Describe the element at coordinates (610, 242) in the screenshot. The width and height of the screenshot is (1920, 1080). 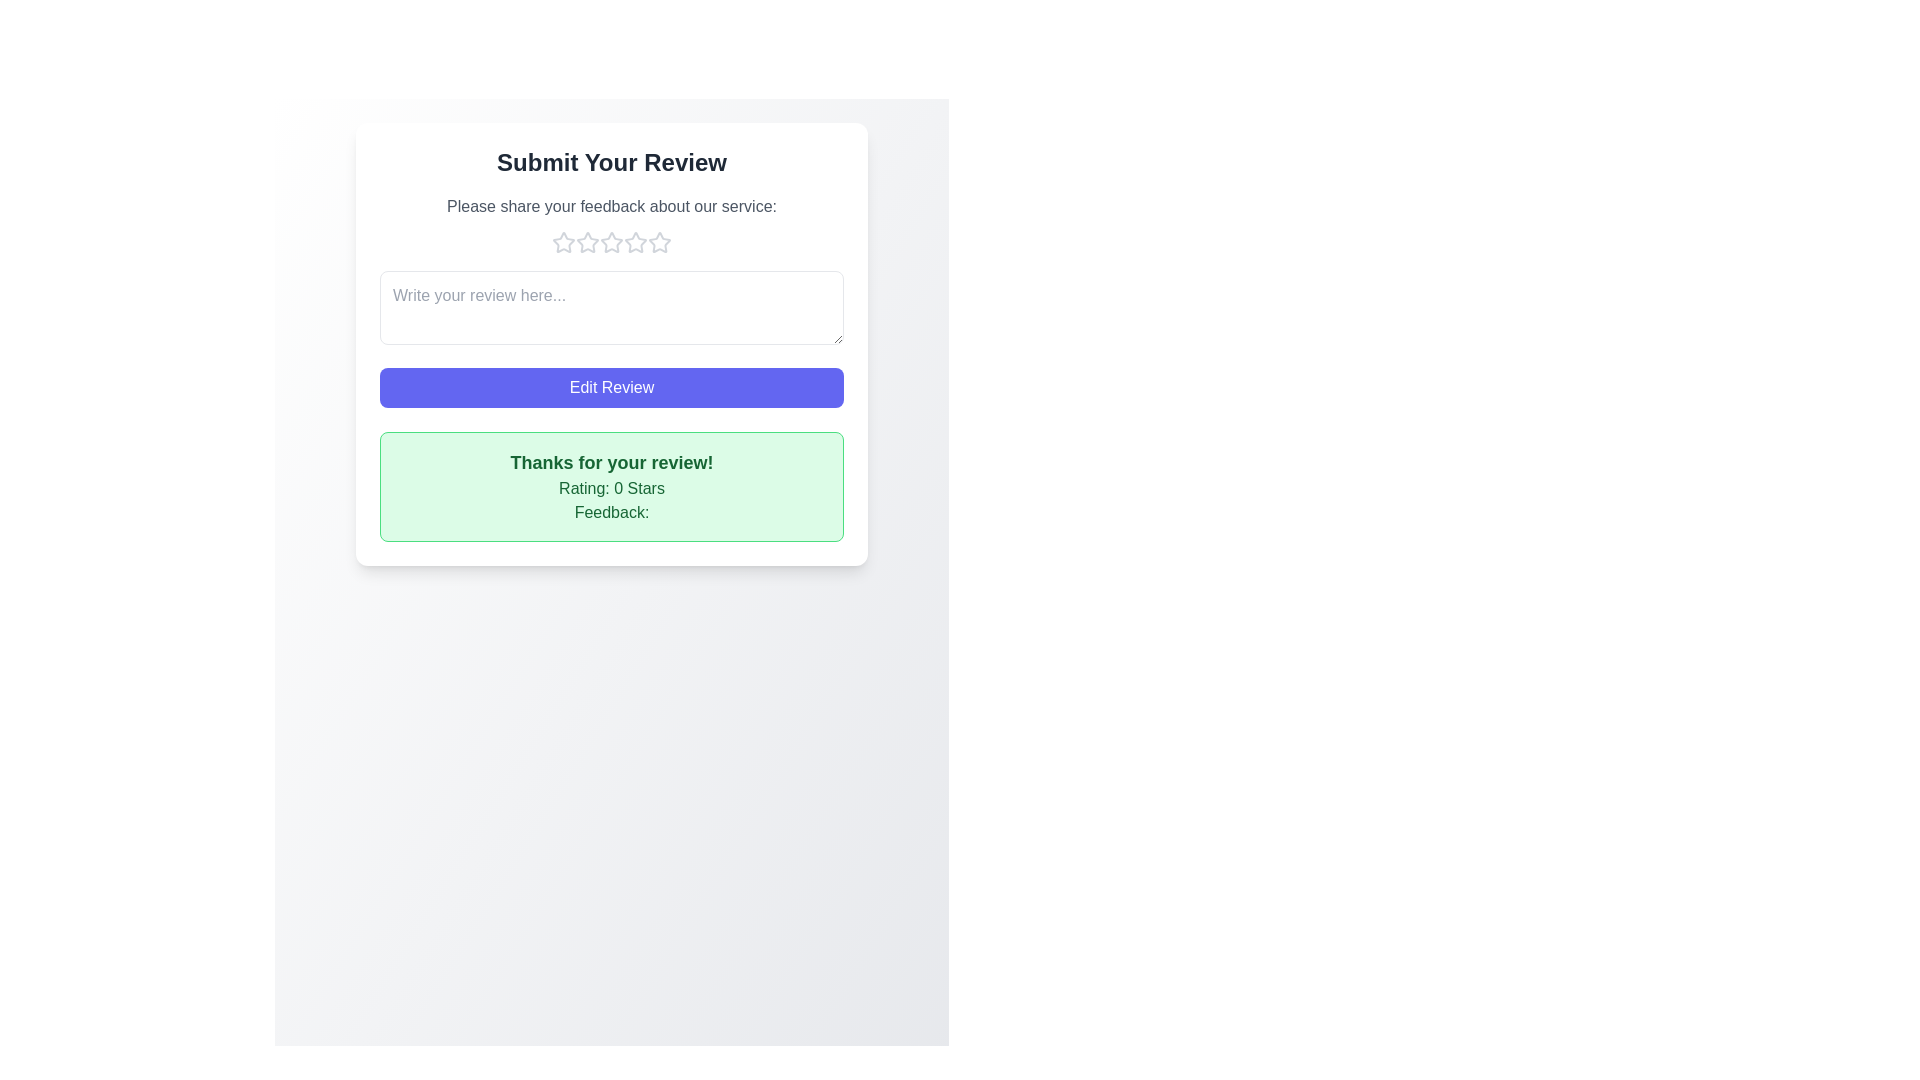
I see `the star rating to 3 by clicking on the corresponding star` at that location.